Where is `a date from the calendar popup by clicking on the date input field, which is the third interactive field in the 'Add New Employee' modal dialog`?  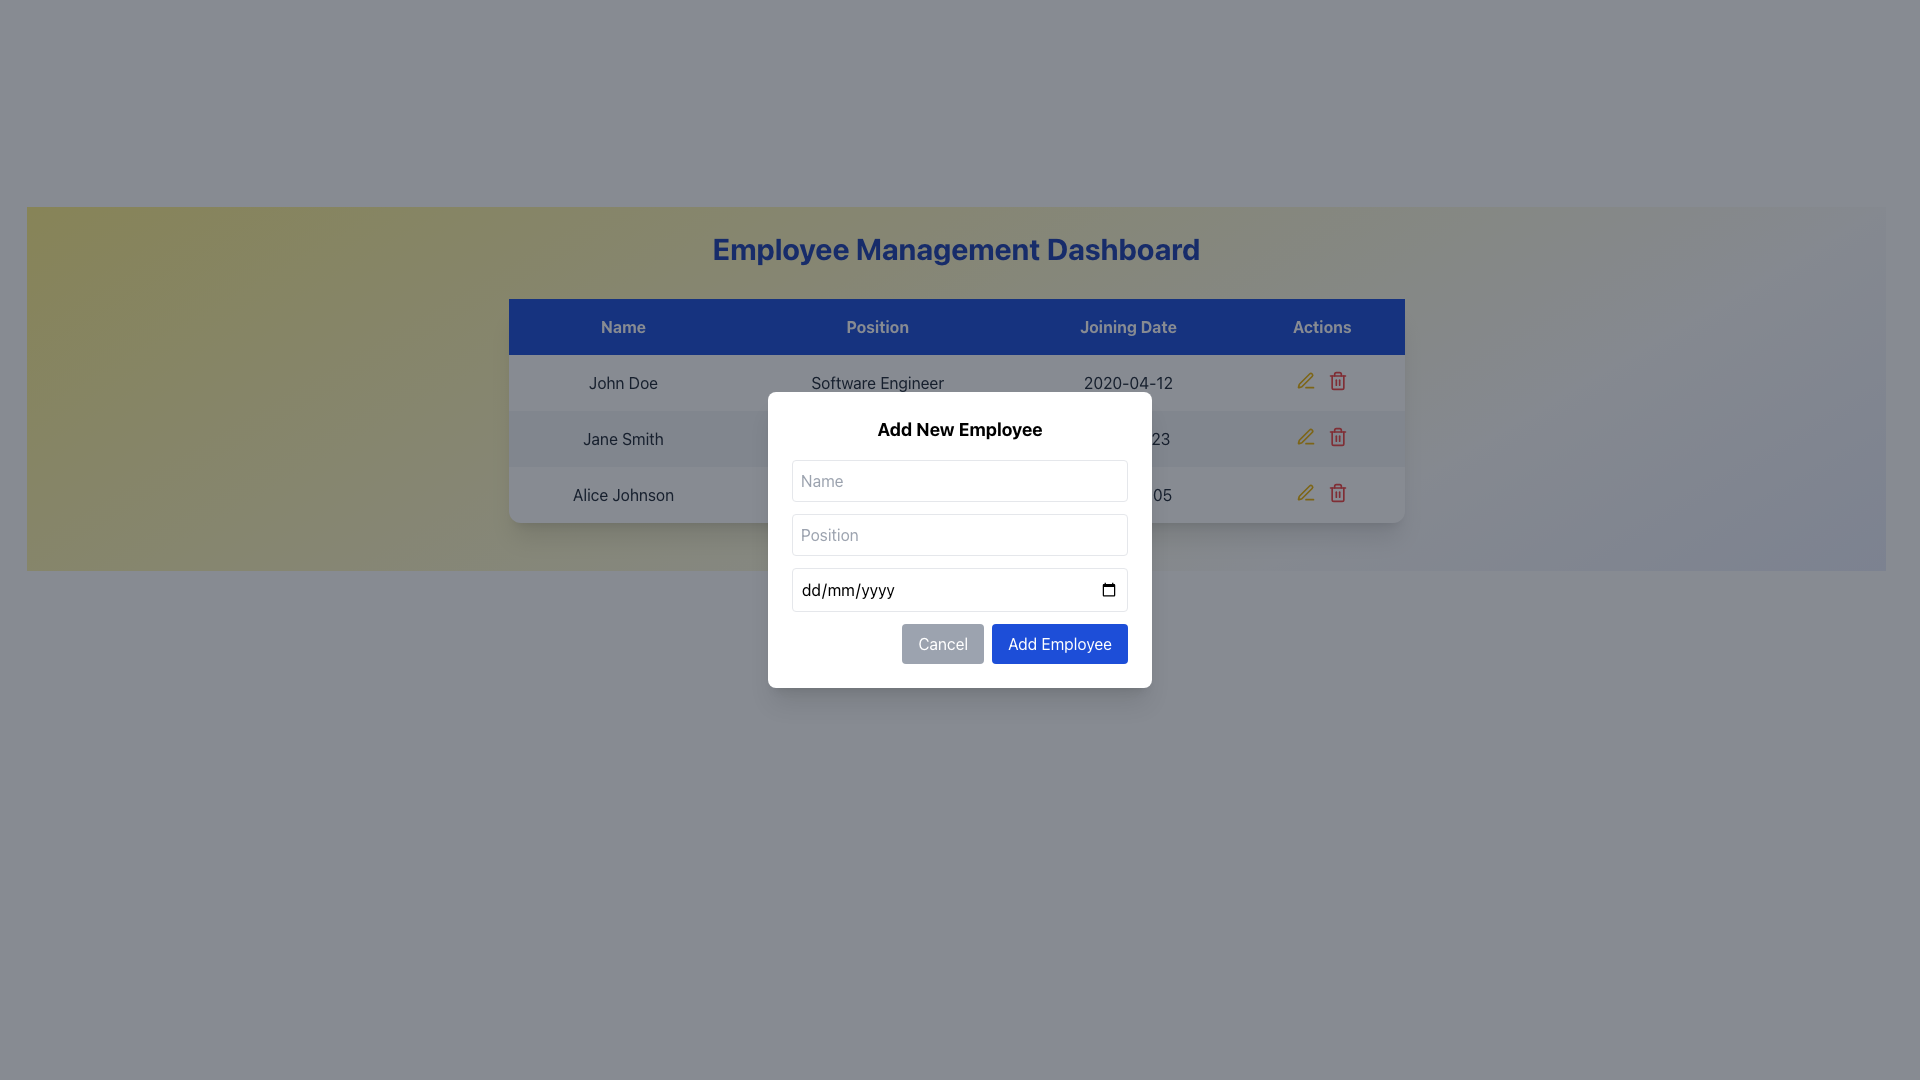
a date from the calendar popup by clicking on the date input field, which is the third interactive field in the 'Add New Employee' modal dialog is located at coordinates (960, 589).